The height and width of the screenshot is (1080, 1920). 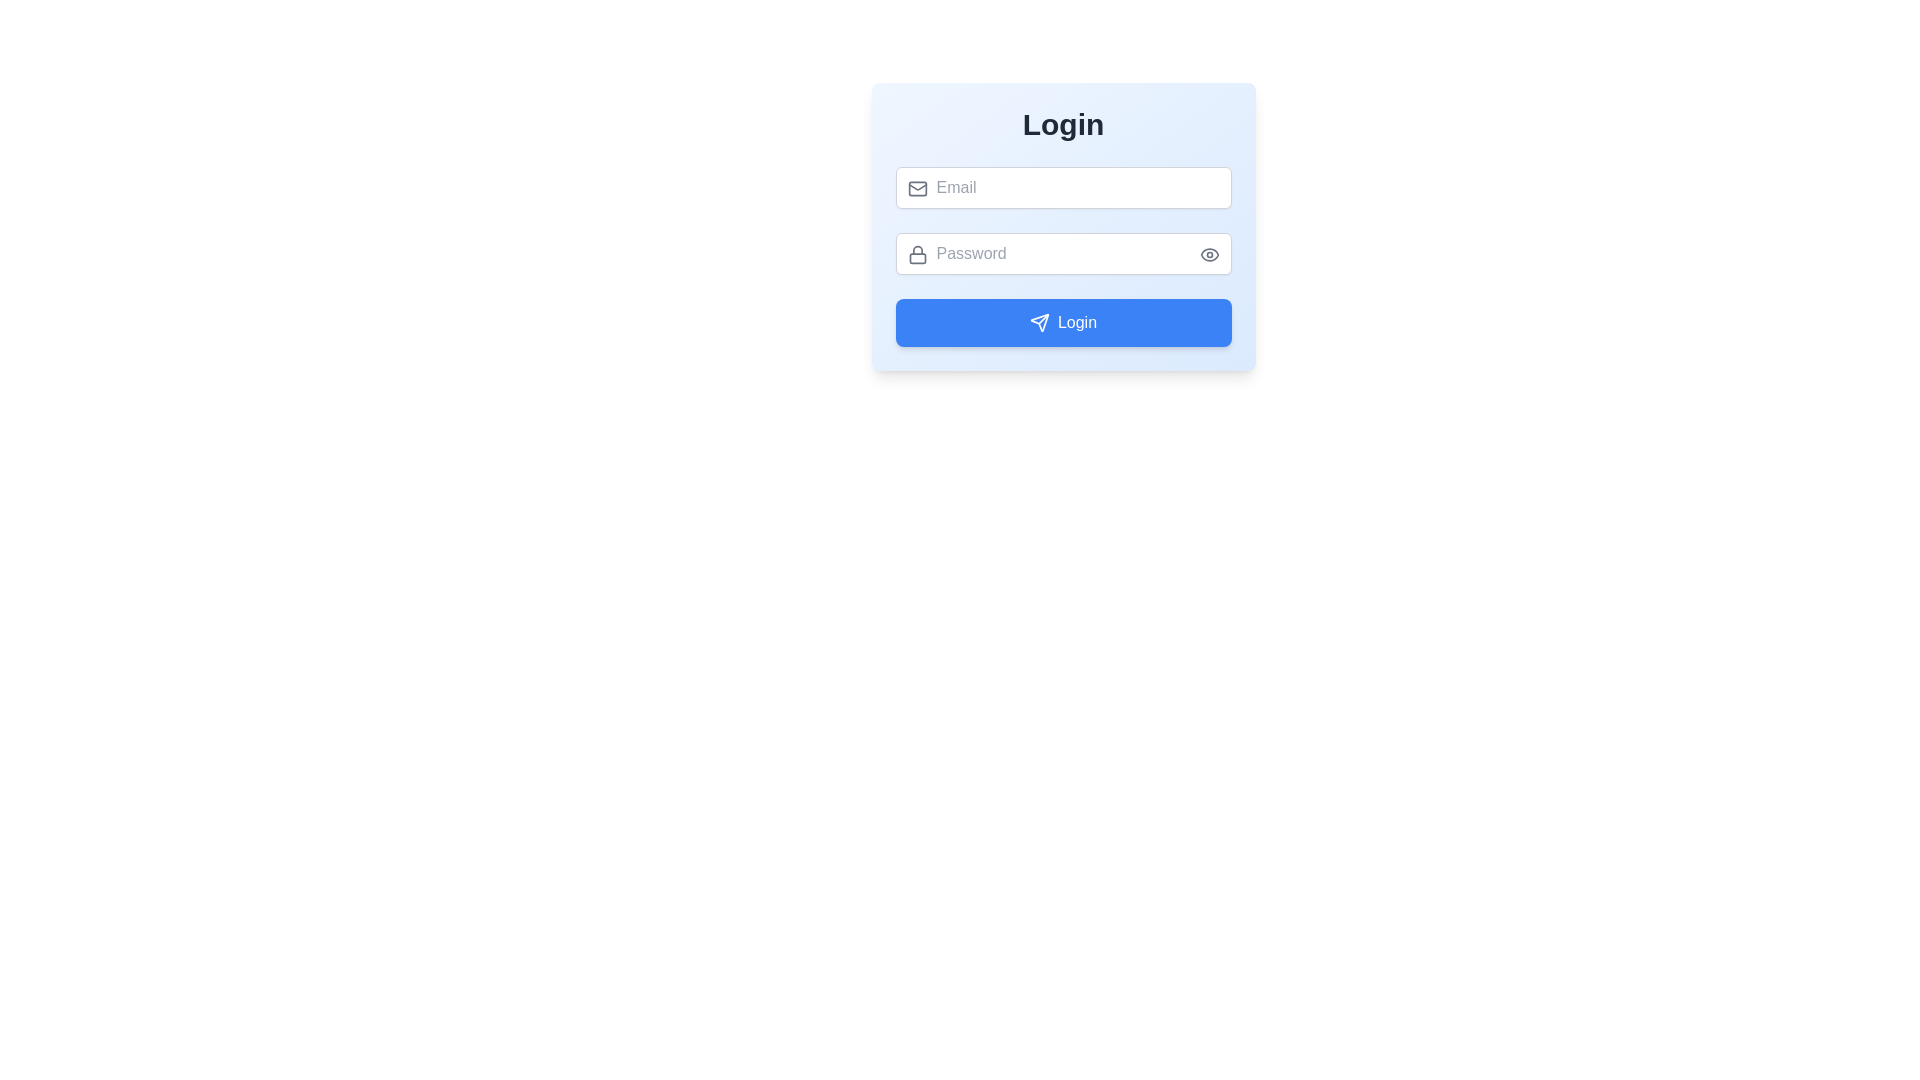 What do you see at coordinates (1062, 253) in the screenshot?
I see `the Password input field located beneath the Email input field and above the Login button in the Login form for potential visual feedback` at bounding box center [1062, 253].